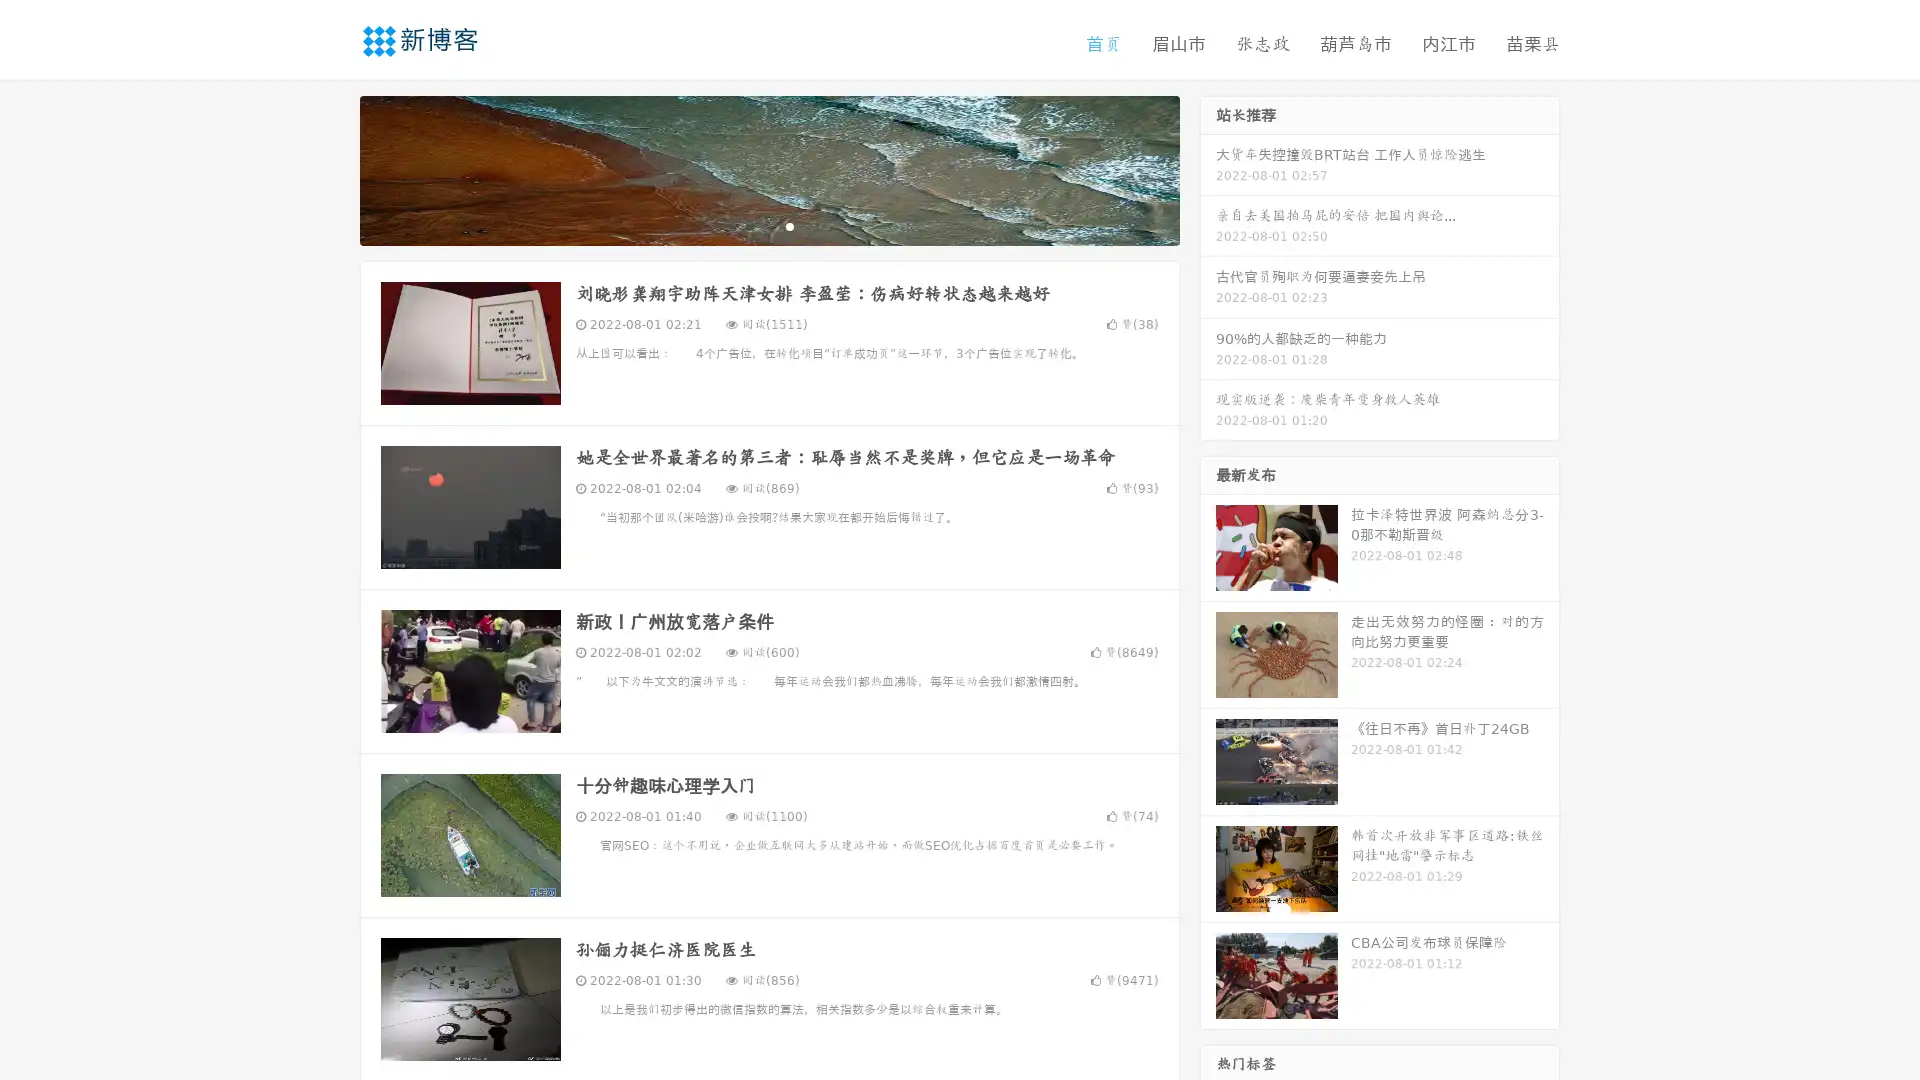  I want to click on Previous slide, so click(330, 168).